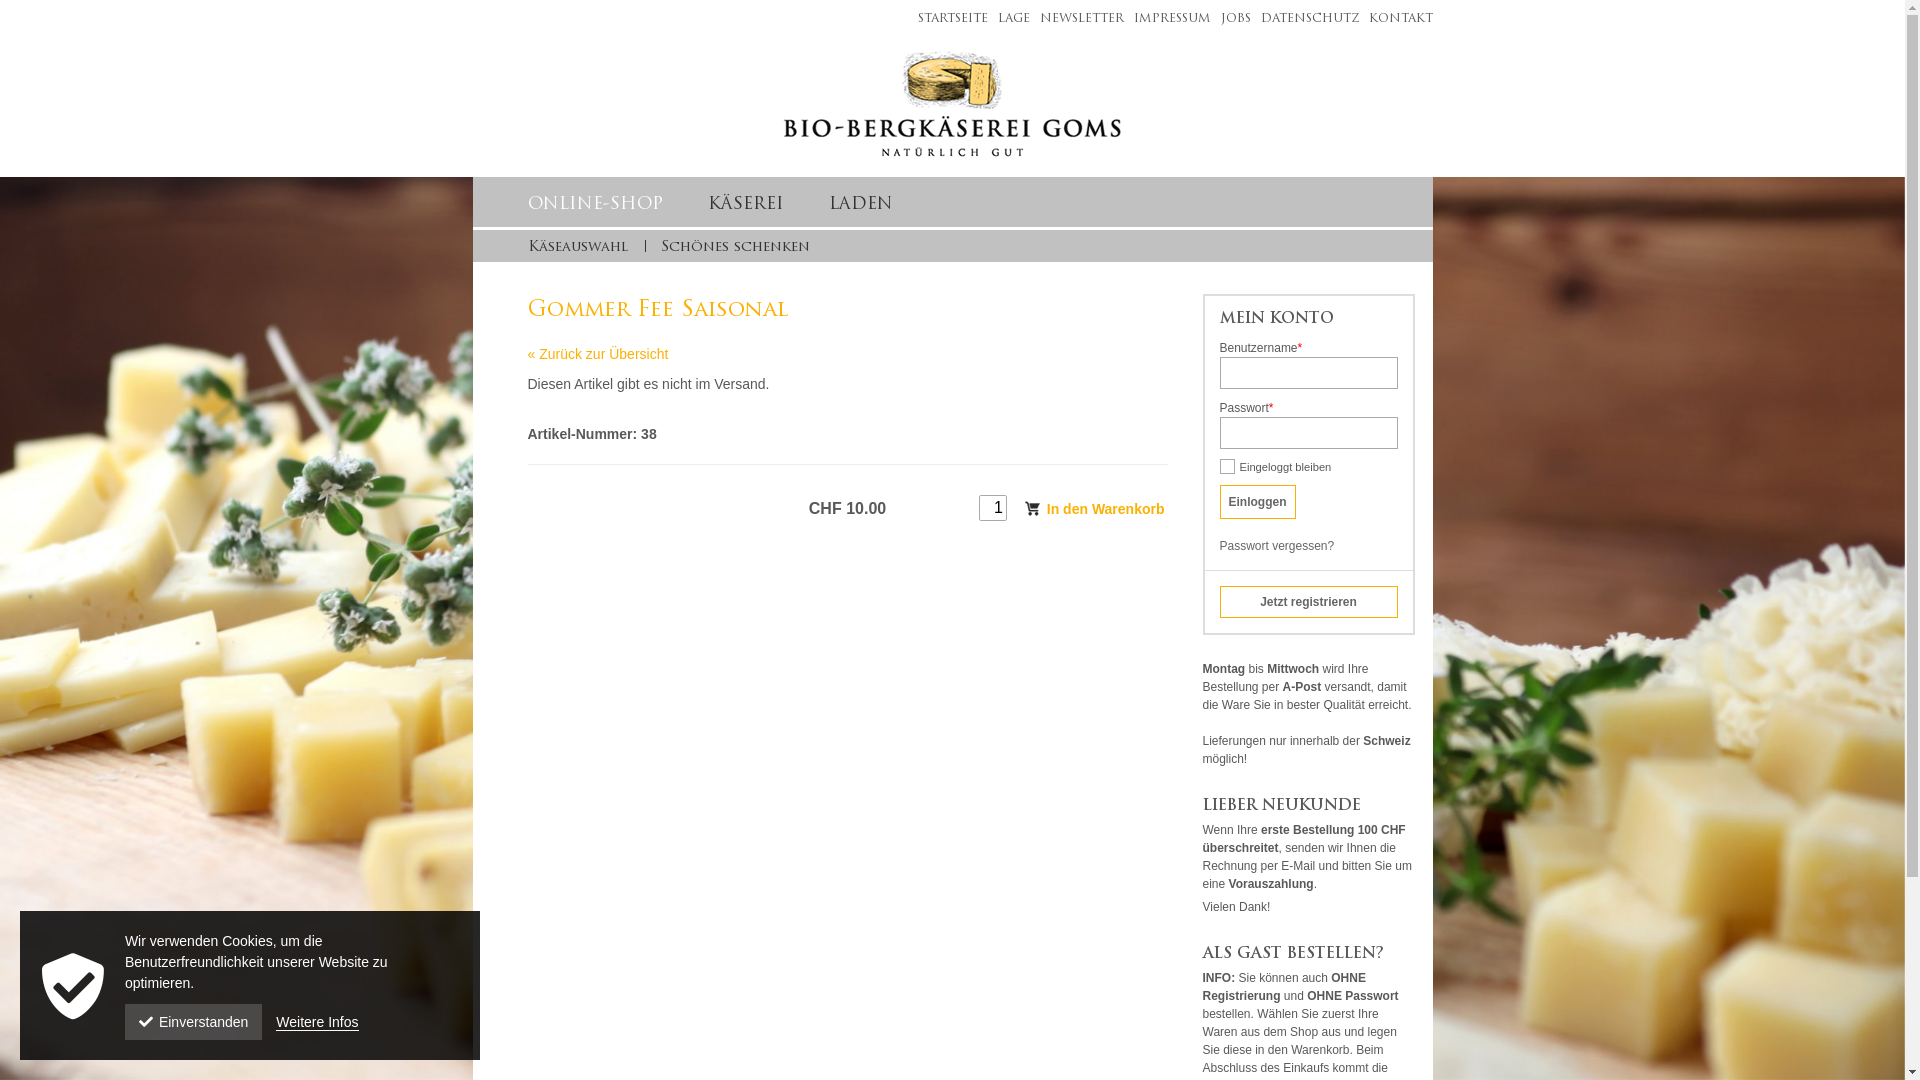 This screenshot has width=1920, height=1080. What do you see at coordinates (1208, 19) in the screenshot?
I see `'JOBS'` at bounding box center [1208, 19].